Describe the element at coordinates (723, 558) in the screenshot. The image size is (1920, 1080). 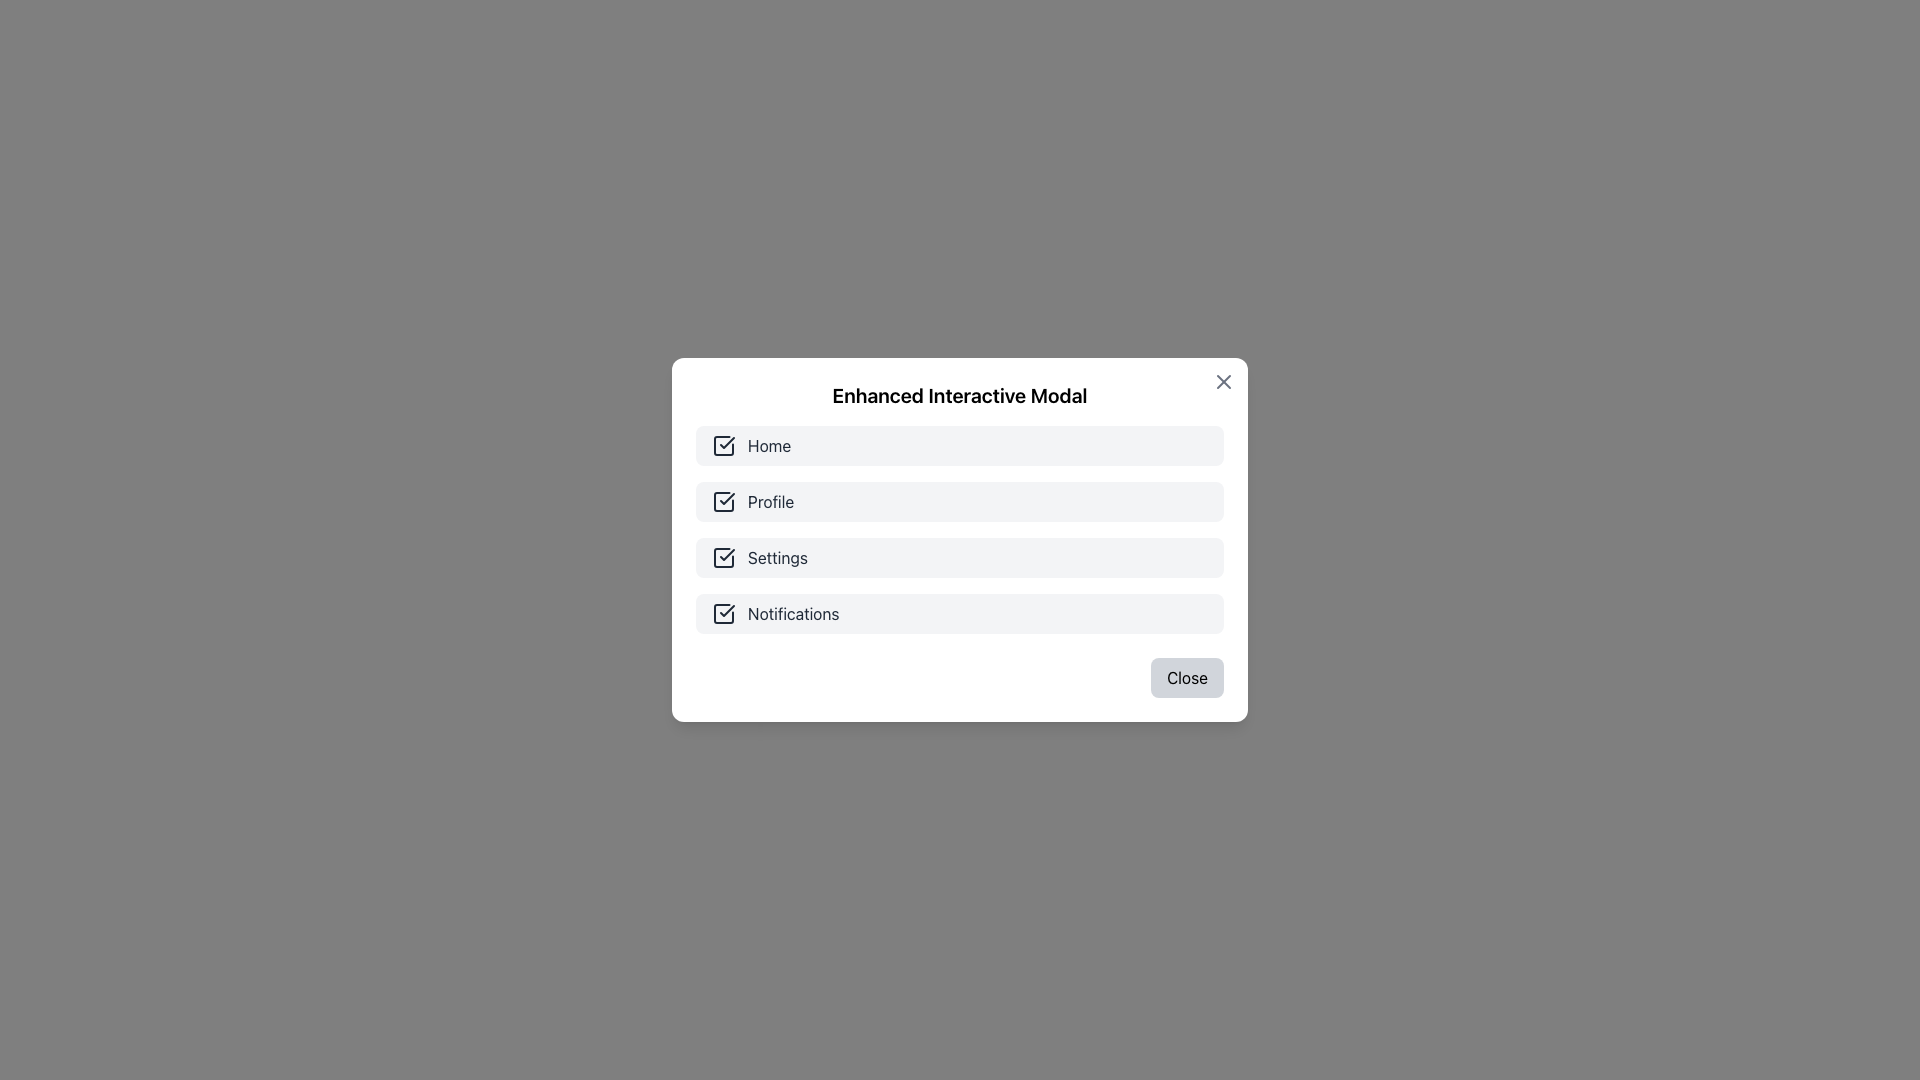
I see `the checkbox icon with a centered checkmark` at that location.